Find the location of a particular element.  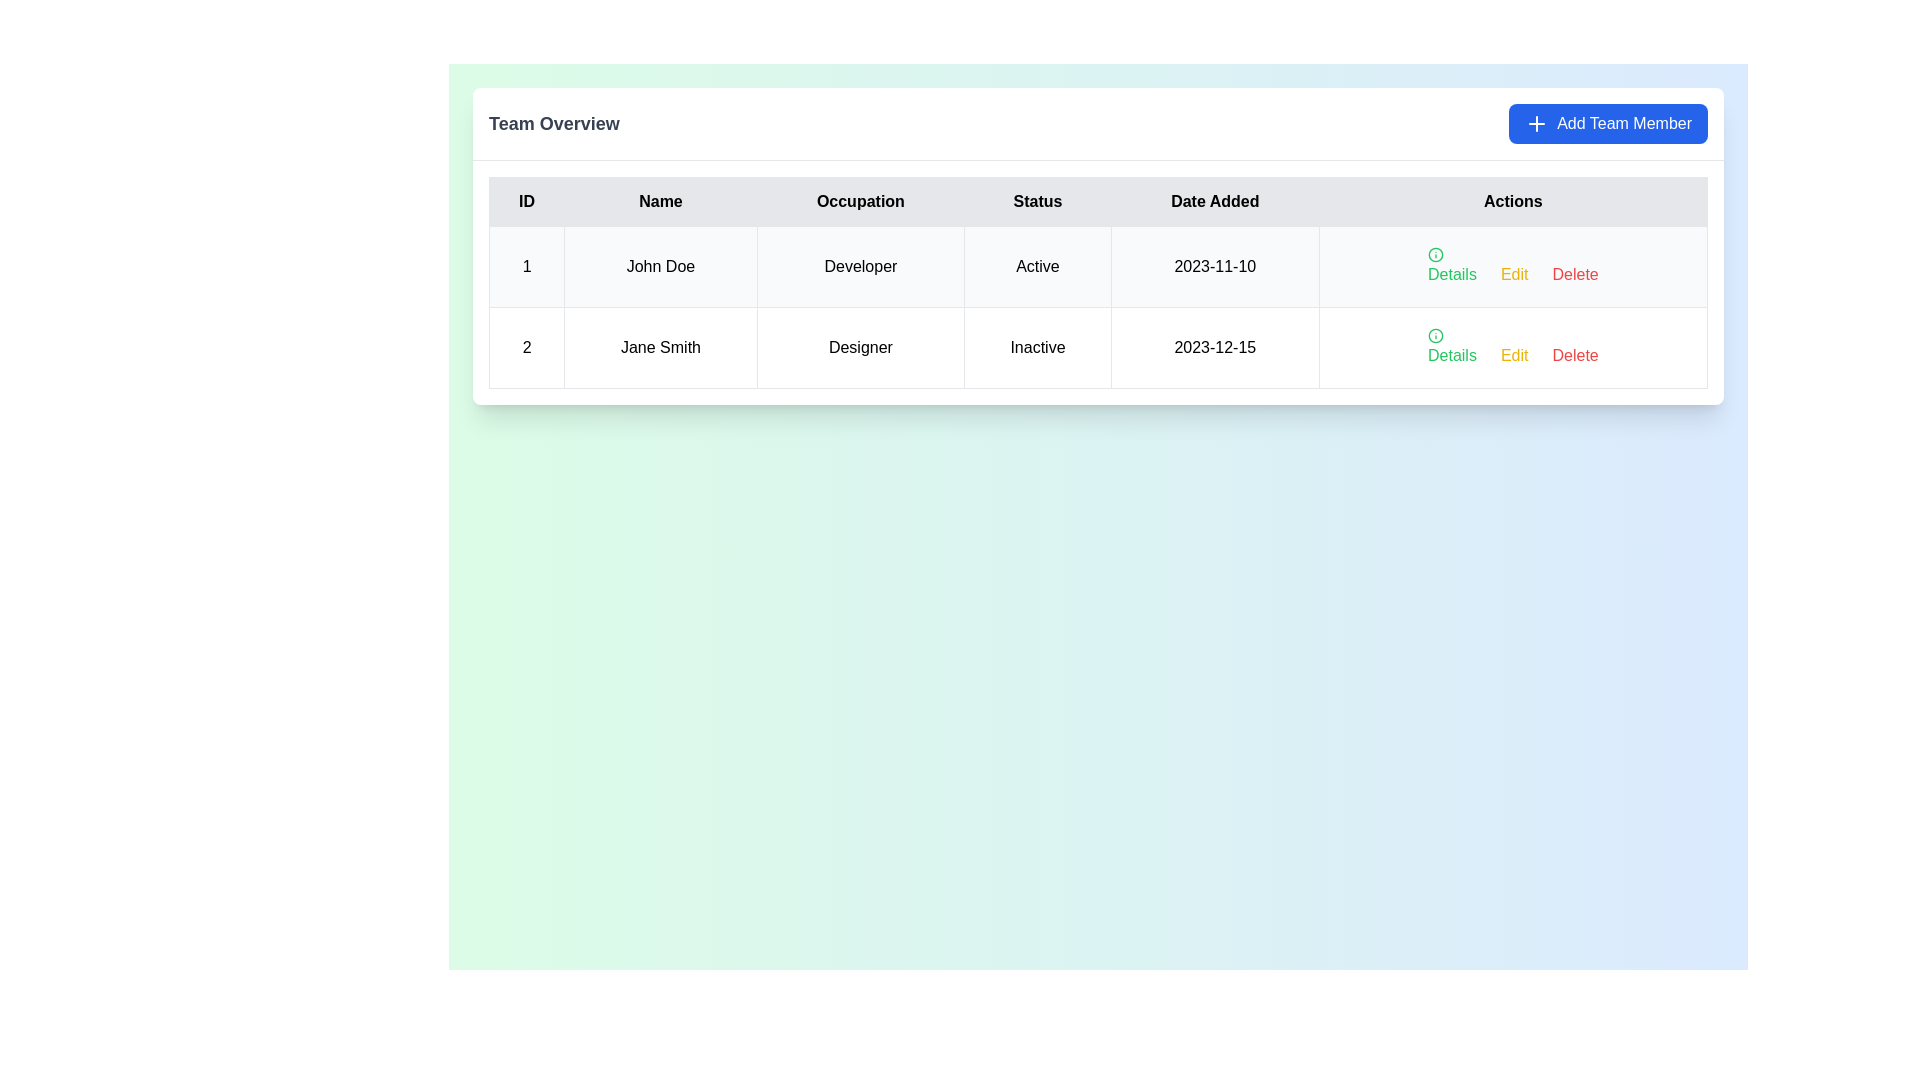

the visual indicator icon located in the rightmost column of the first row of the table, which precedes the 'Details' text link is located at coordinates (1434, 253).